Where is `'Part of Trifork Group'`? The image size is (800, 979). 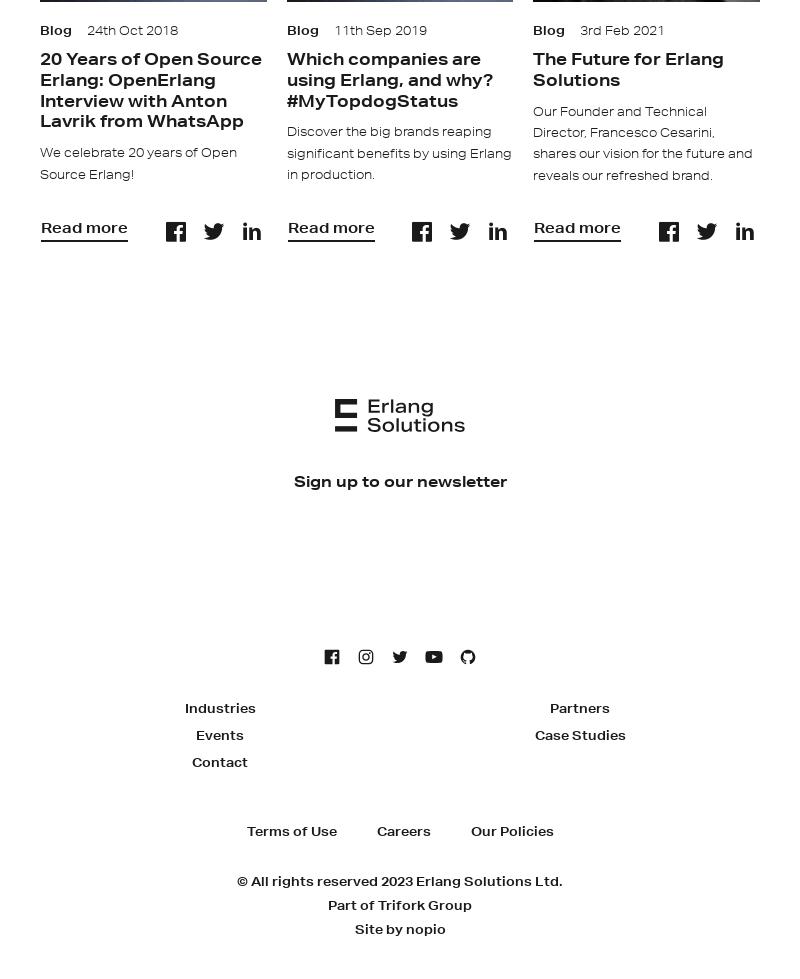 'Part of Trifork Group' is located at coordinates (400, 903).